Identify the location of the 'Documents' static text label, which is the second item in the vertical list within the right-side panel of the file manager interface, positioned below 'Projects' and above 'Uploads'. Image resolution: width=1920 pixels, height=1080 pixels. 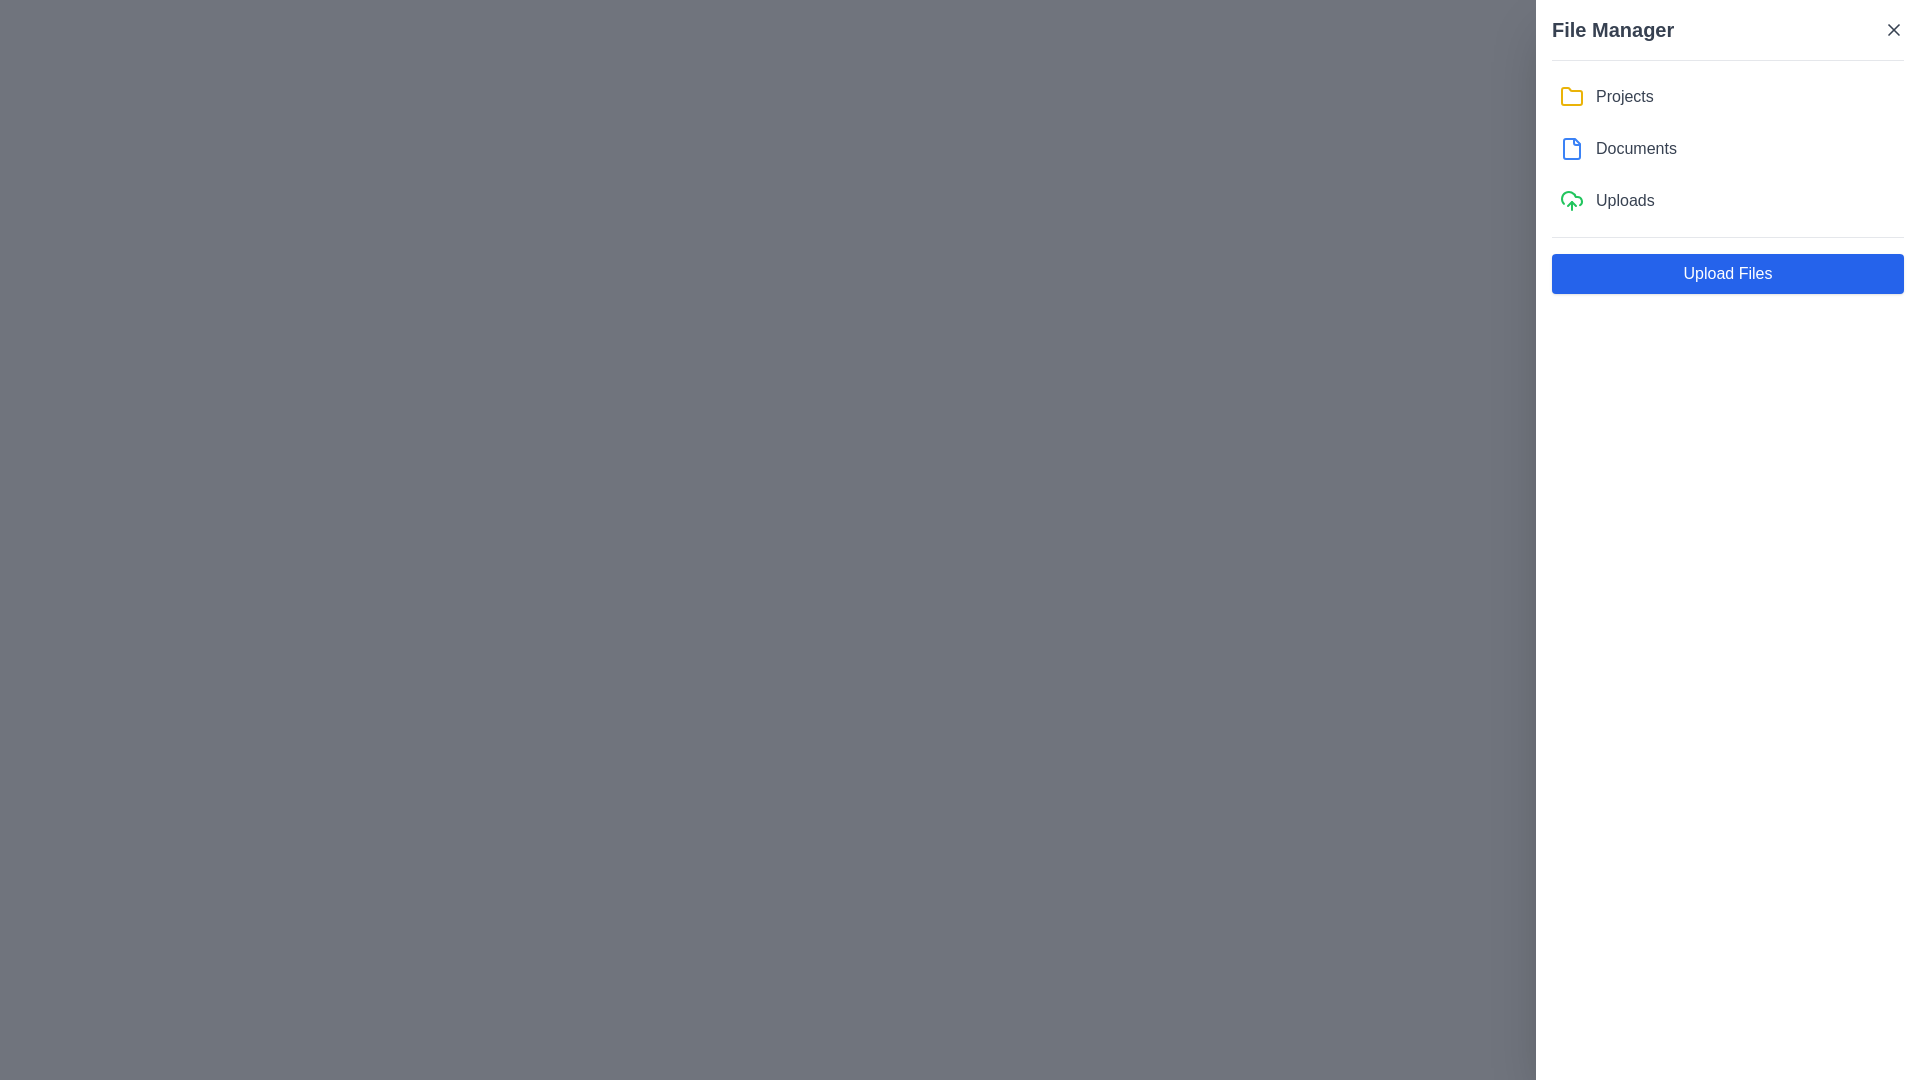
(1636, 148).